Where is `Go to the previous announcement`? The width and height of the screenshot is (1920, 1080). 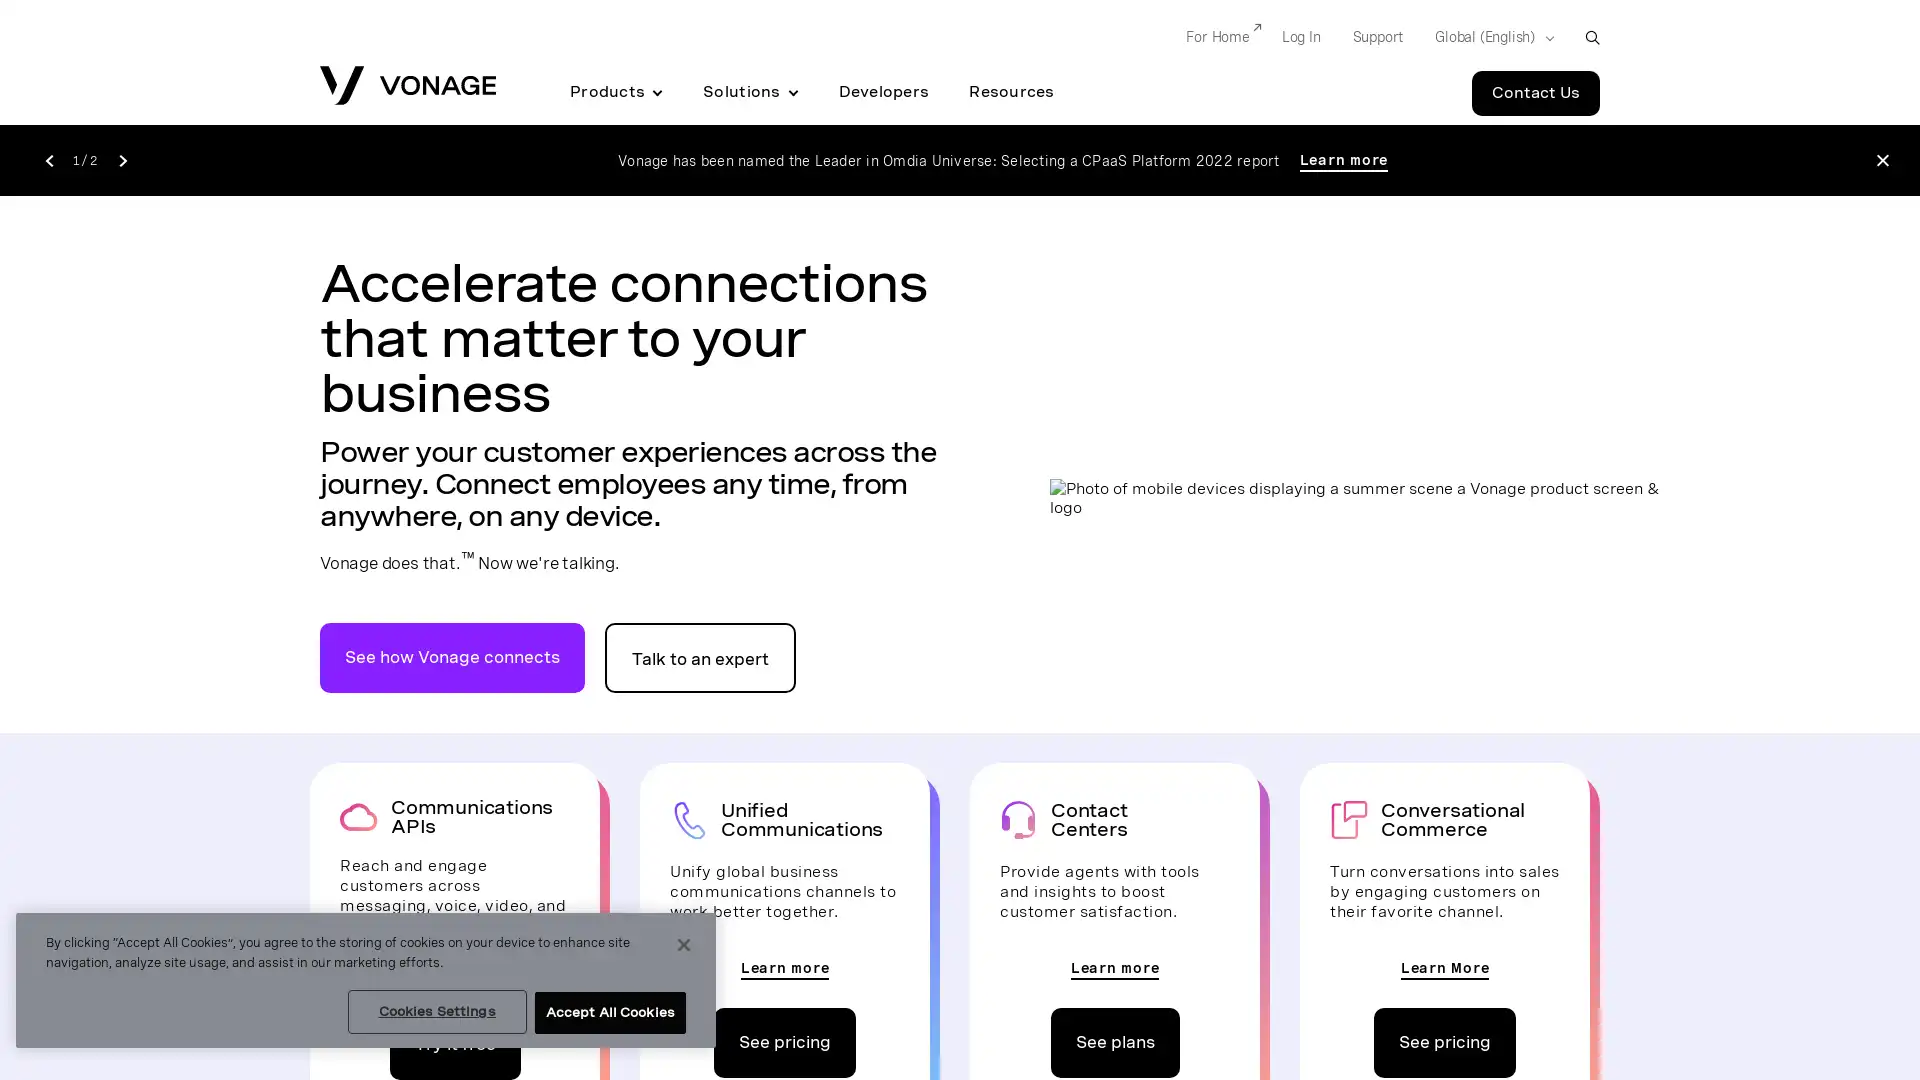
Go to the previous announcement is located at coordinates (48, 158).